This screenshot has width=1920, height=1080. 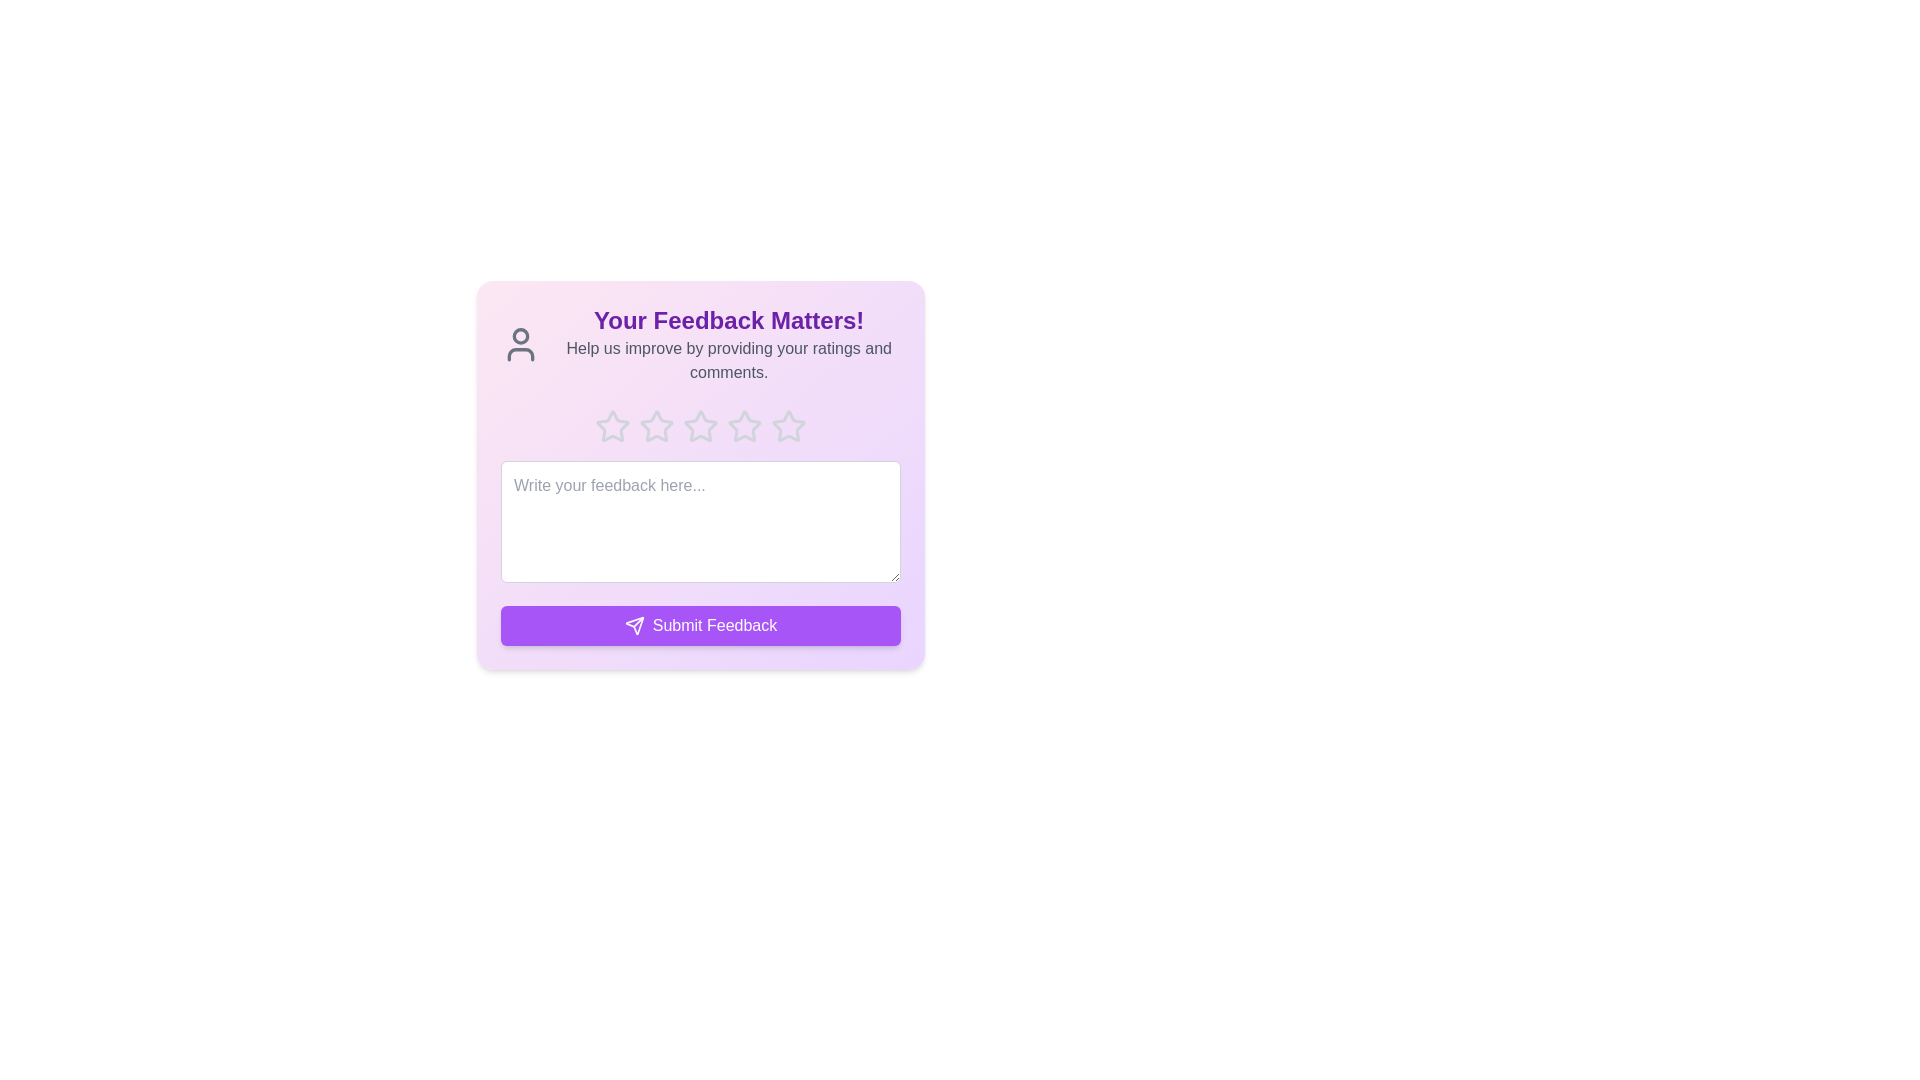 What do you see at coordinates (700, 520) in the screenshot?
I see `the text area and type the feedback text` at bounding box center [700, 520].